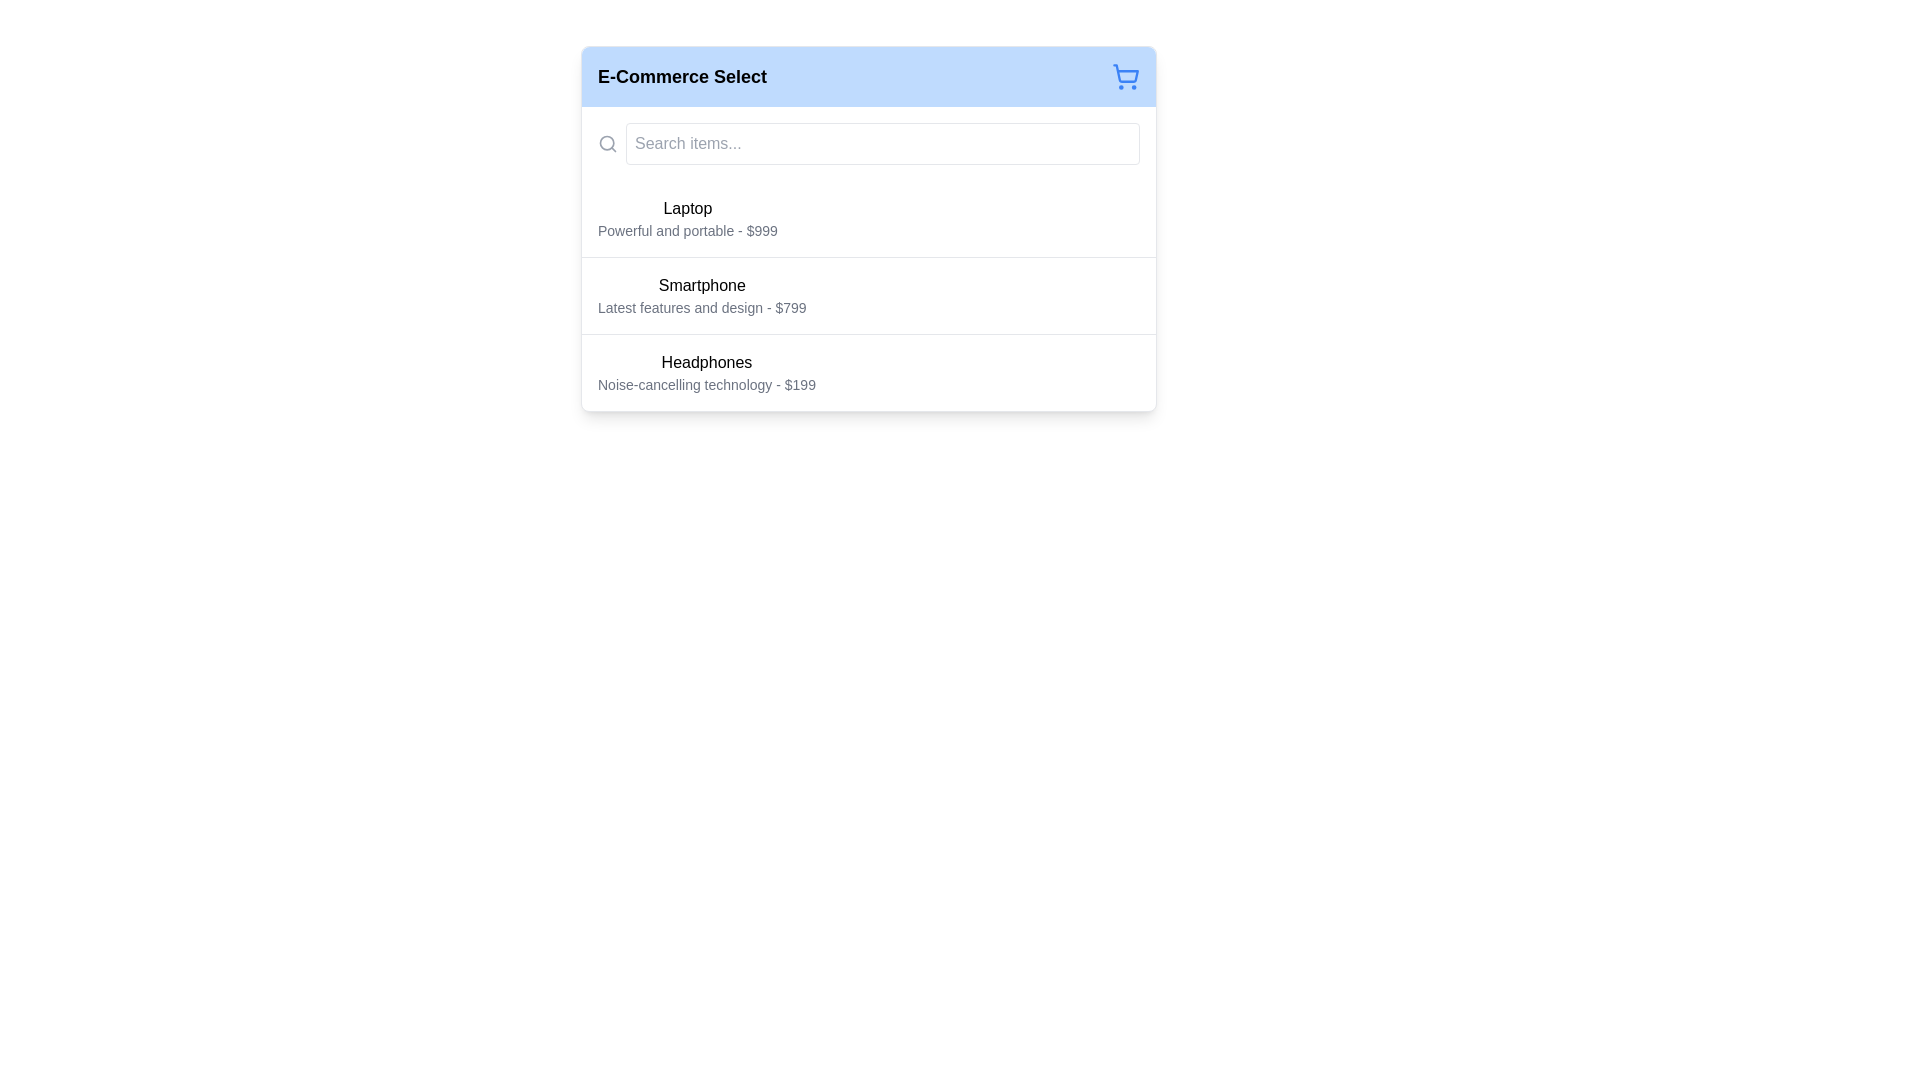 The height and width of the screenshot is (1080, 1920). What do you see at coordinates (706, 385) in the screenshot?
I see `the text label displaying 'Noise-cancelling technology - $199', which is located directly below the 'Headphones' label in the 'E-Commerce Select' interface` at bounding box center [706, 385].